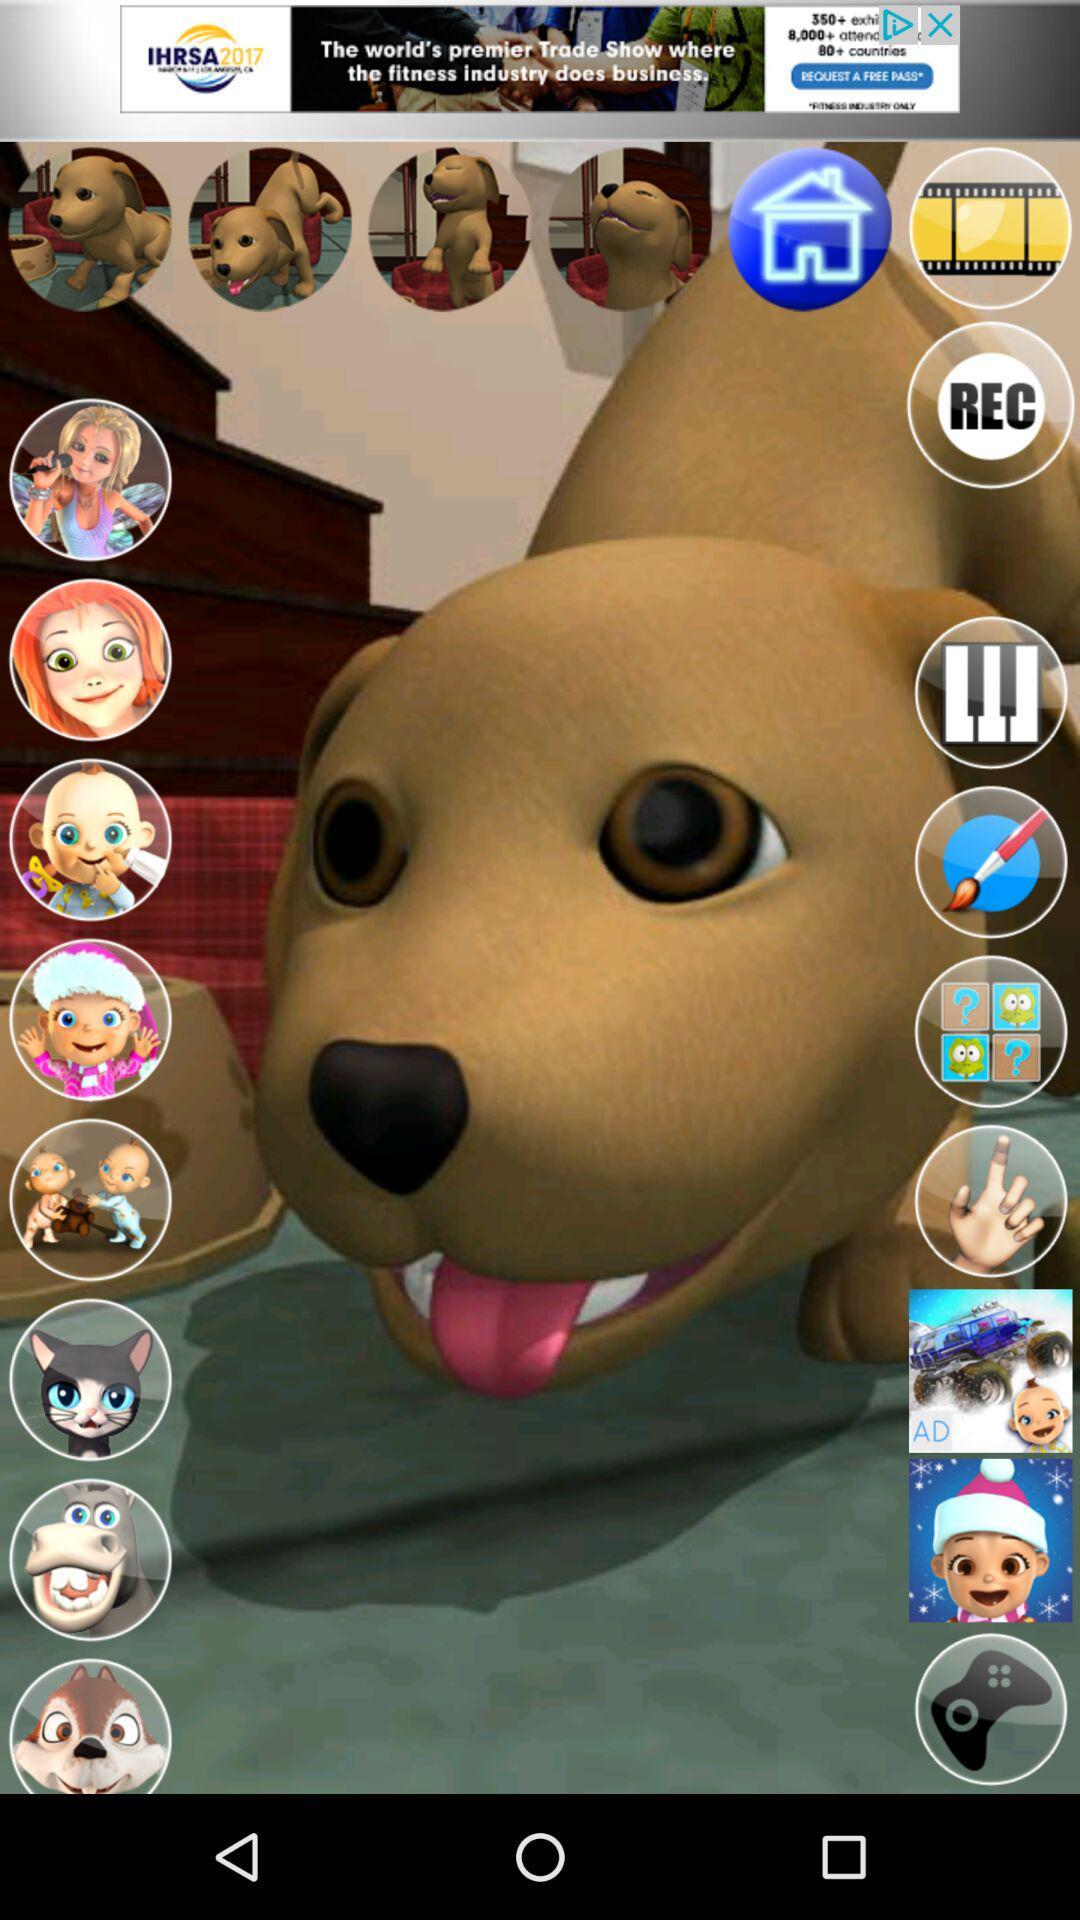  Describe the element at coordinates (990, 1829) in the screenshot. I see `the globe icon` at that location.